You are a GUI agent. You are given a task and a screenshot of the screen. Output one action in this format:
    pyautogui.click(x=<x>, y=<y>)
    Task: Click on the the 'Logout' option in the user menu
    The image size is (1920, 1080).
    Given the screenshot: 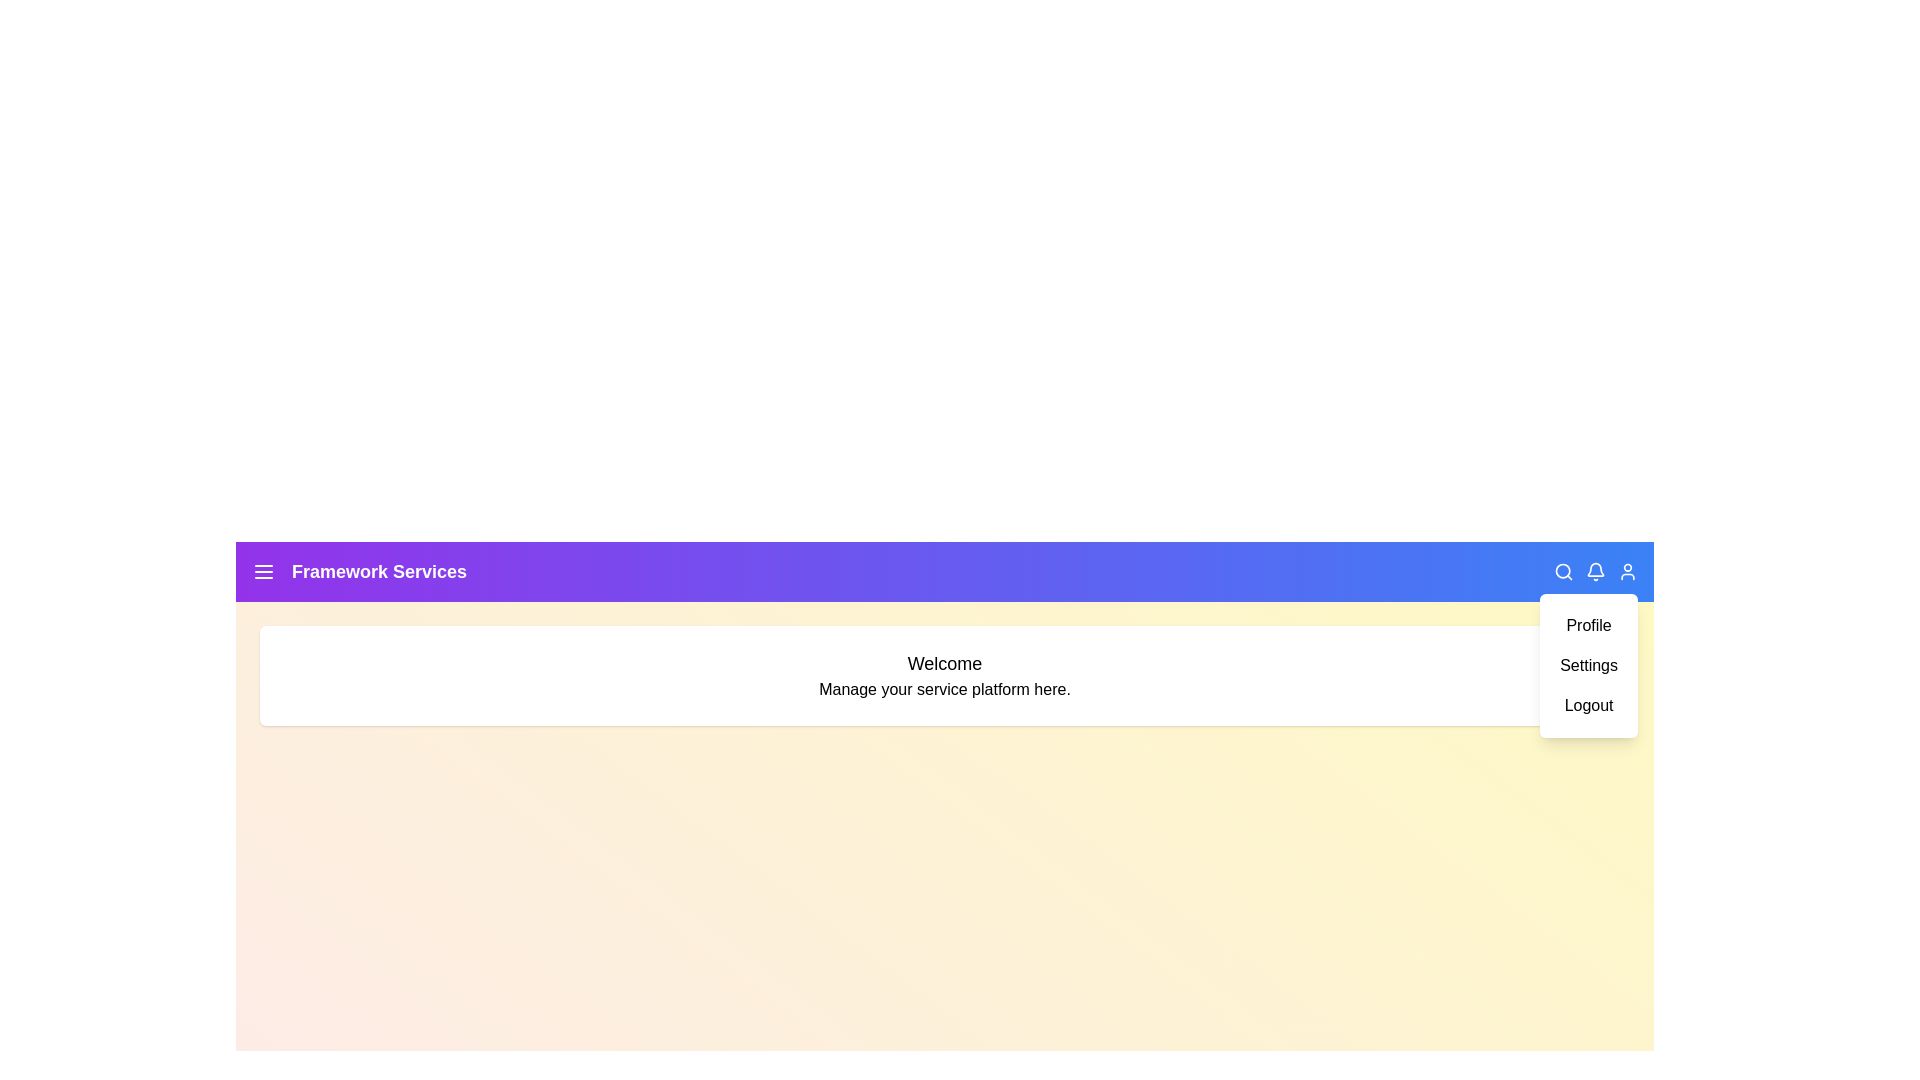 What is the action you would take?
    pyautogui.click(x=1587, y=704)
    